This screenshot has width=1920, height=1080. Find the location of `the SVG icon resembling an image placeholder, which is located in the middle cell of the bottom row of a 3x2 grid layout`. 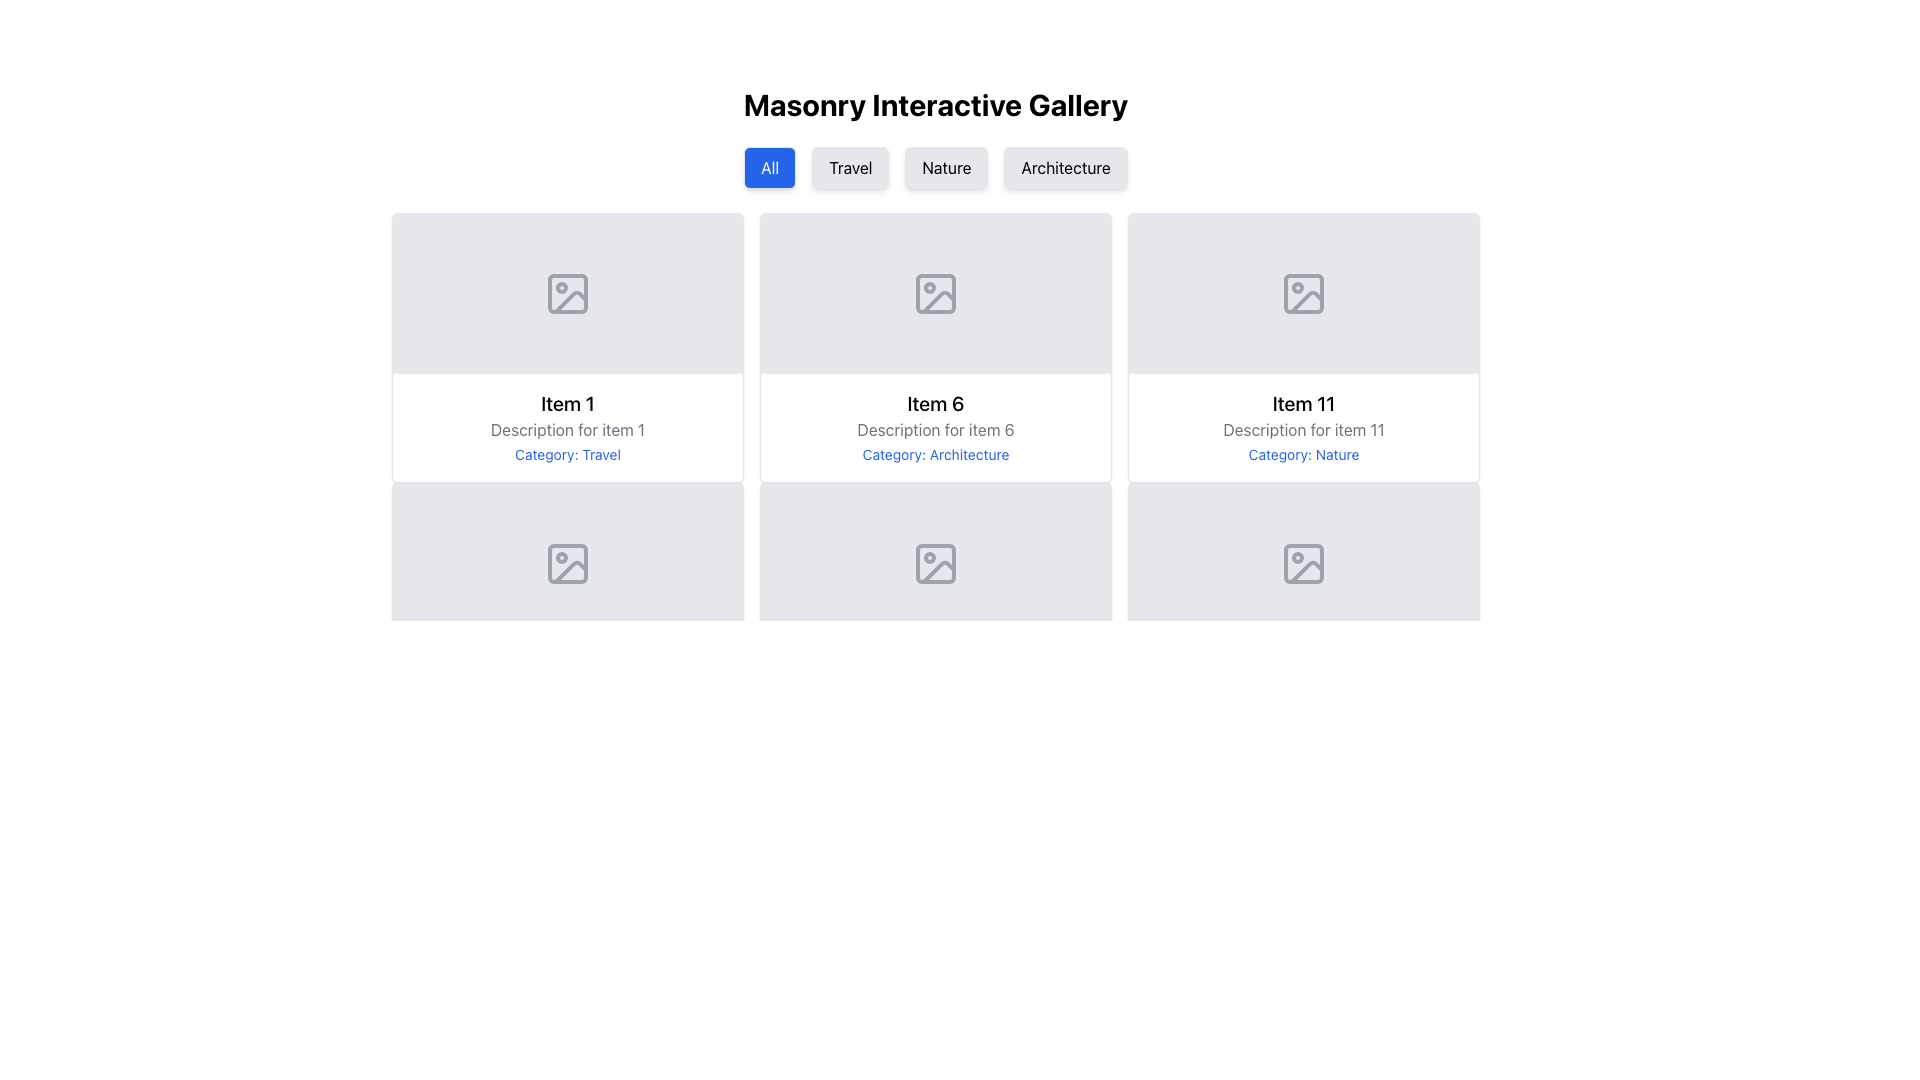

the SVG icon resembling an image placeholder, which is located in the middle cell of the bottom row of a 3x2 grid layout is located at coordinates (935, 563).